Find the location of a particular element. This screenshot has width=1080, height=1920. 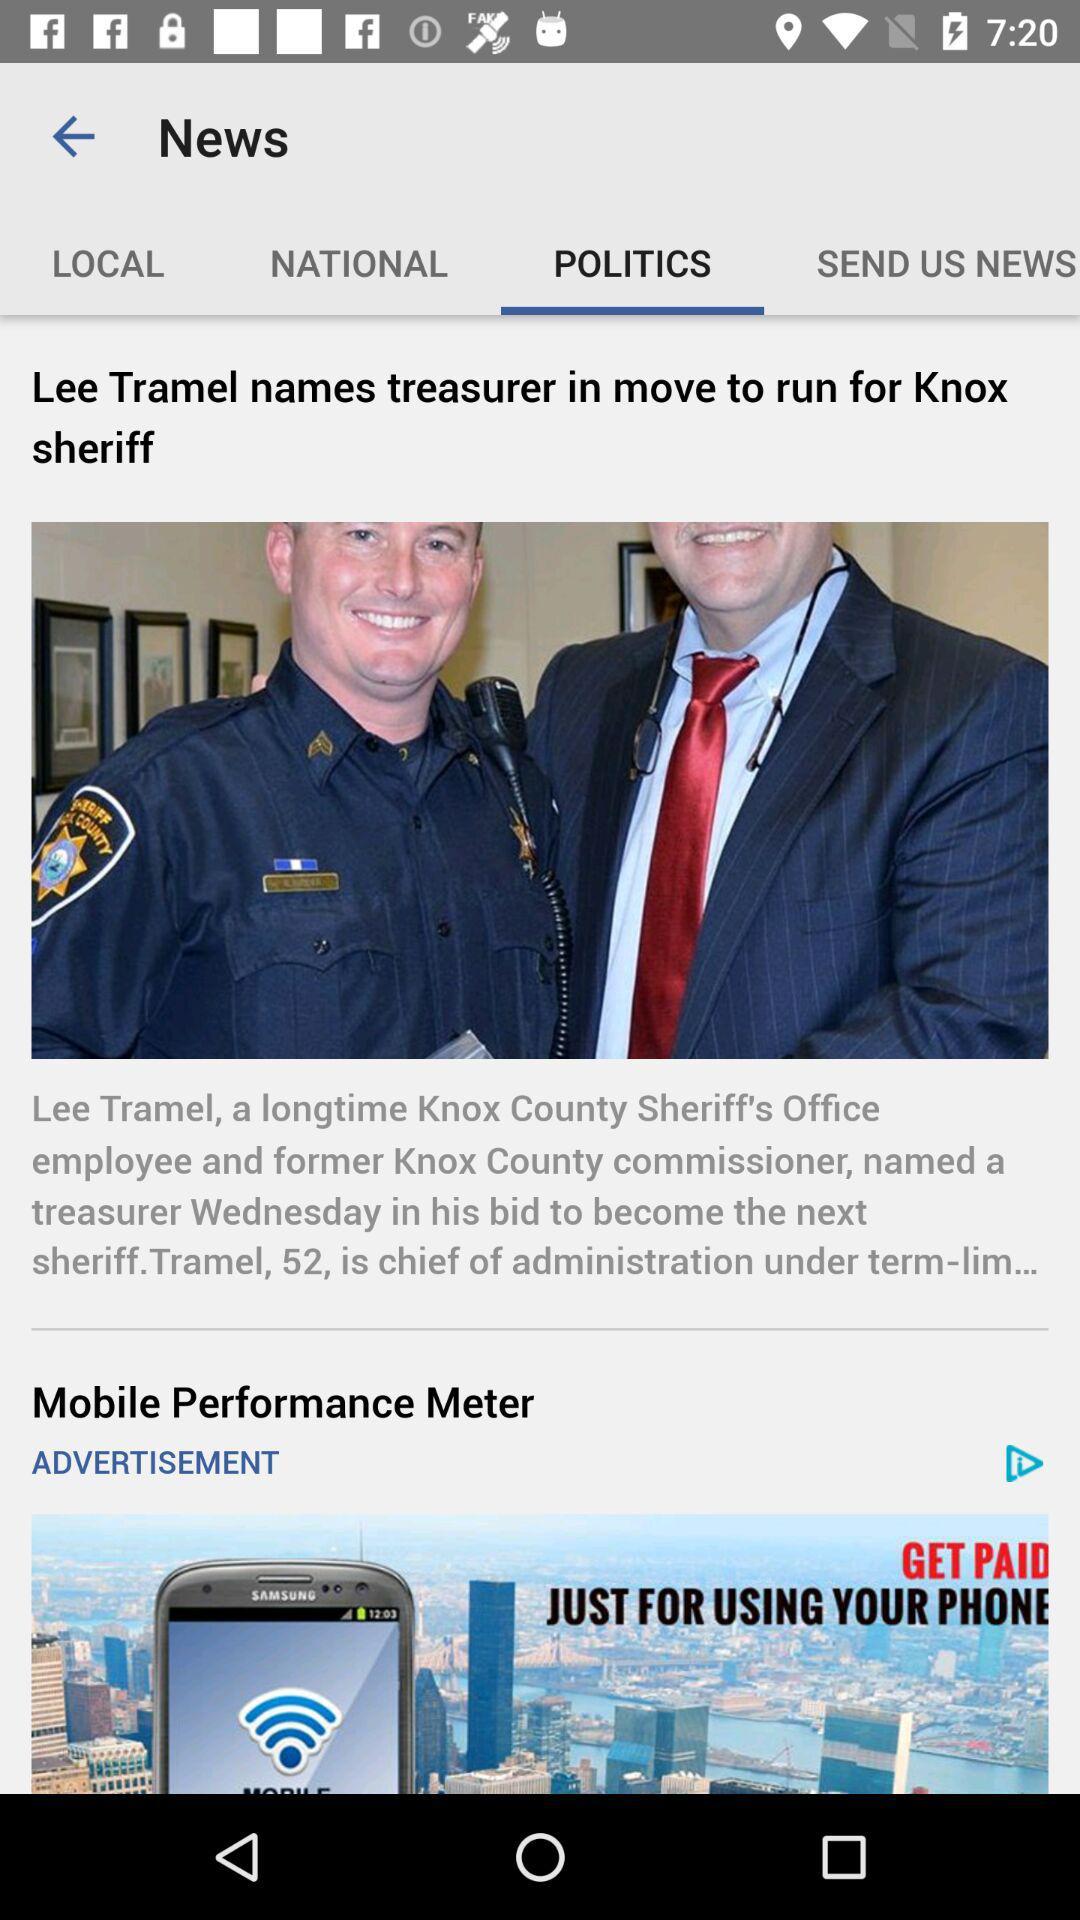

app next to the news app is located at coordinates (72, 135).